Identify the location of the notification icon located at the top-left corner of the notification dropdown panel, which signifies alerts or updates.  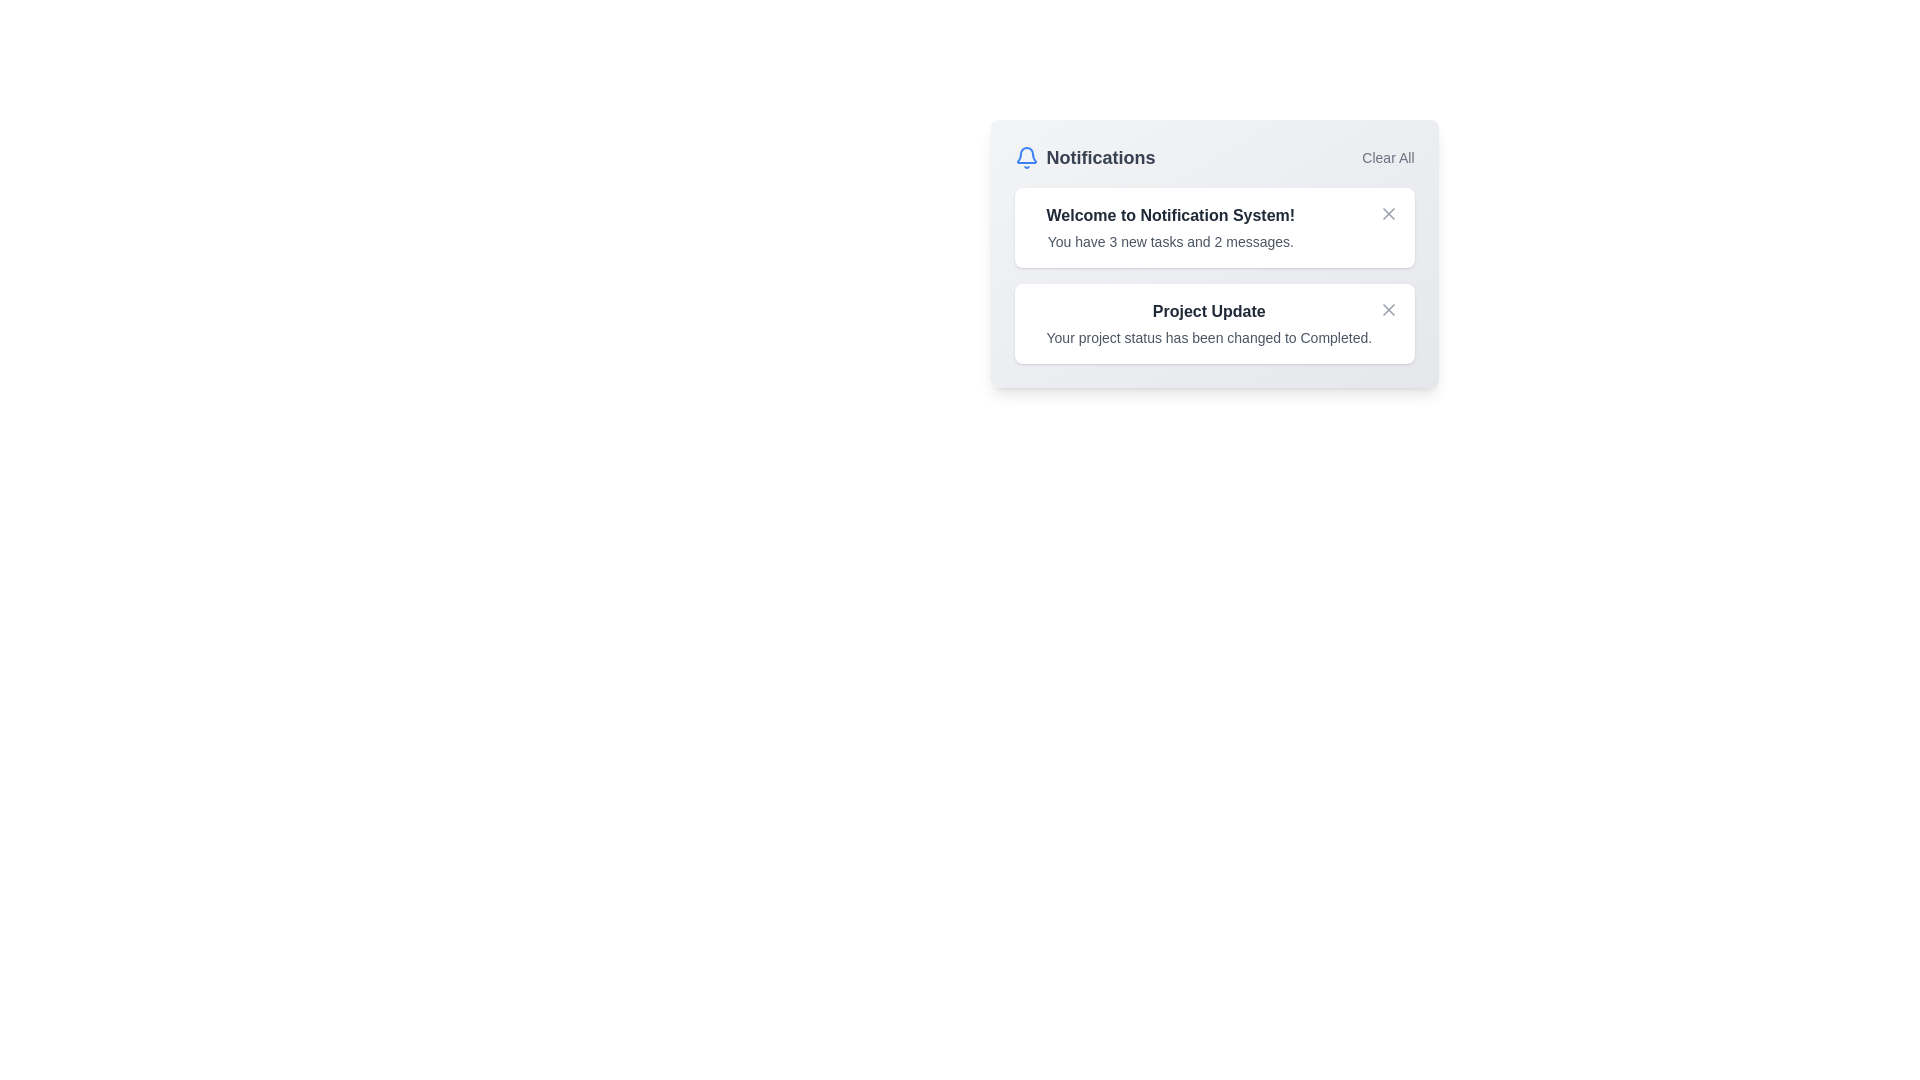
(1026, 154).